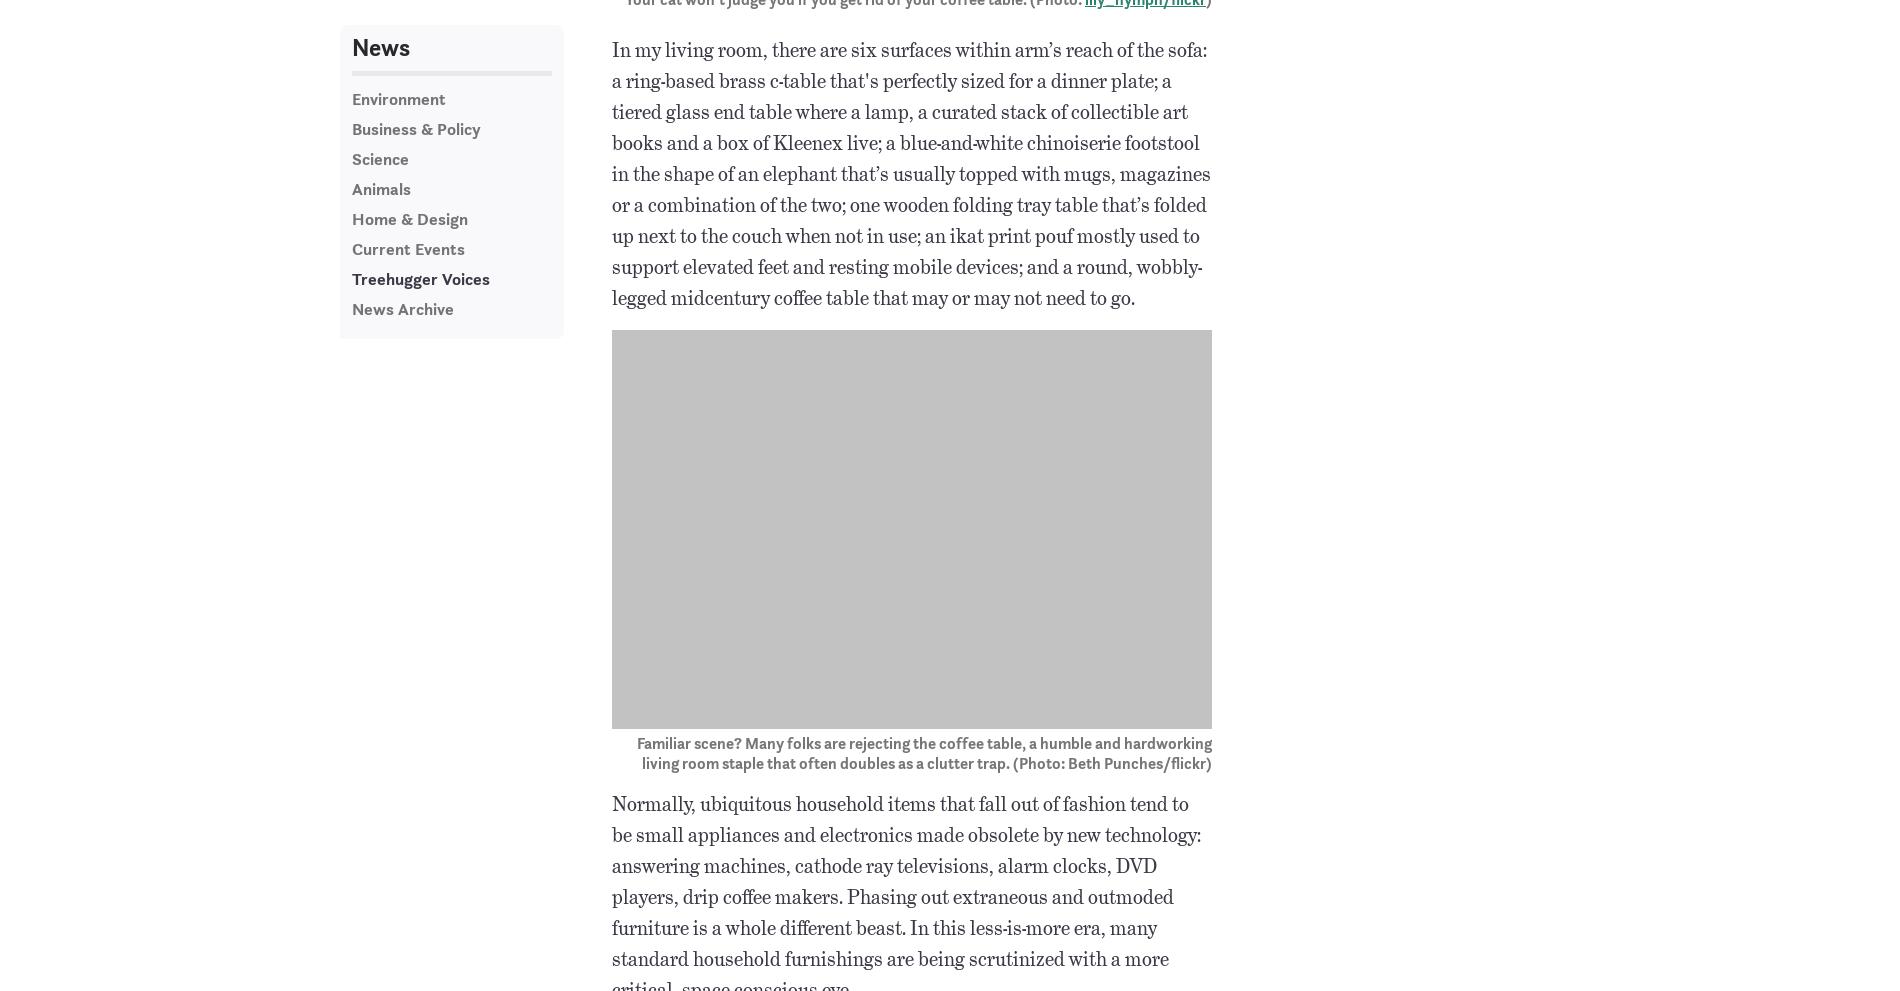 The height and width of the screenshot is (991, 1900). Describe the element at coordinates (1112, 762) in the screenshot. I see `'(Photo: Beth Punches/flickr)'` at that location.